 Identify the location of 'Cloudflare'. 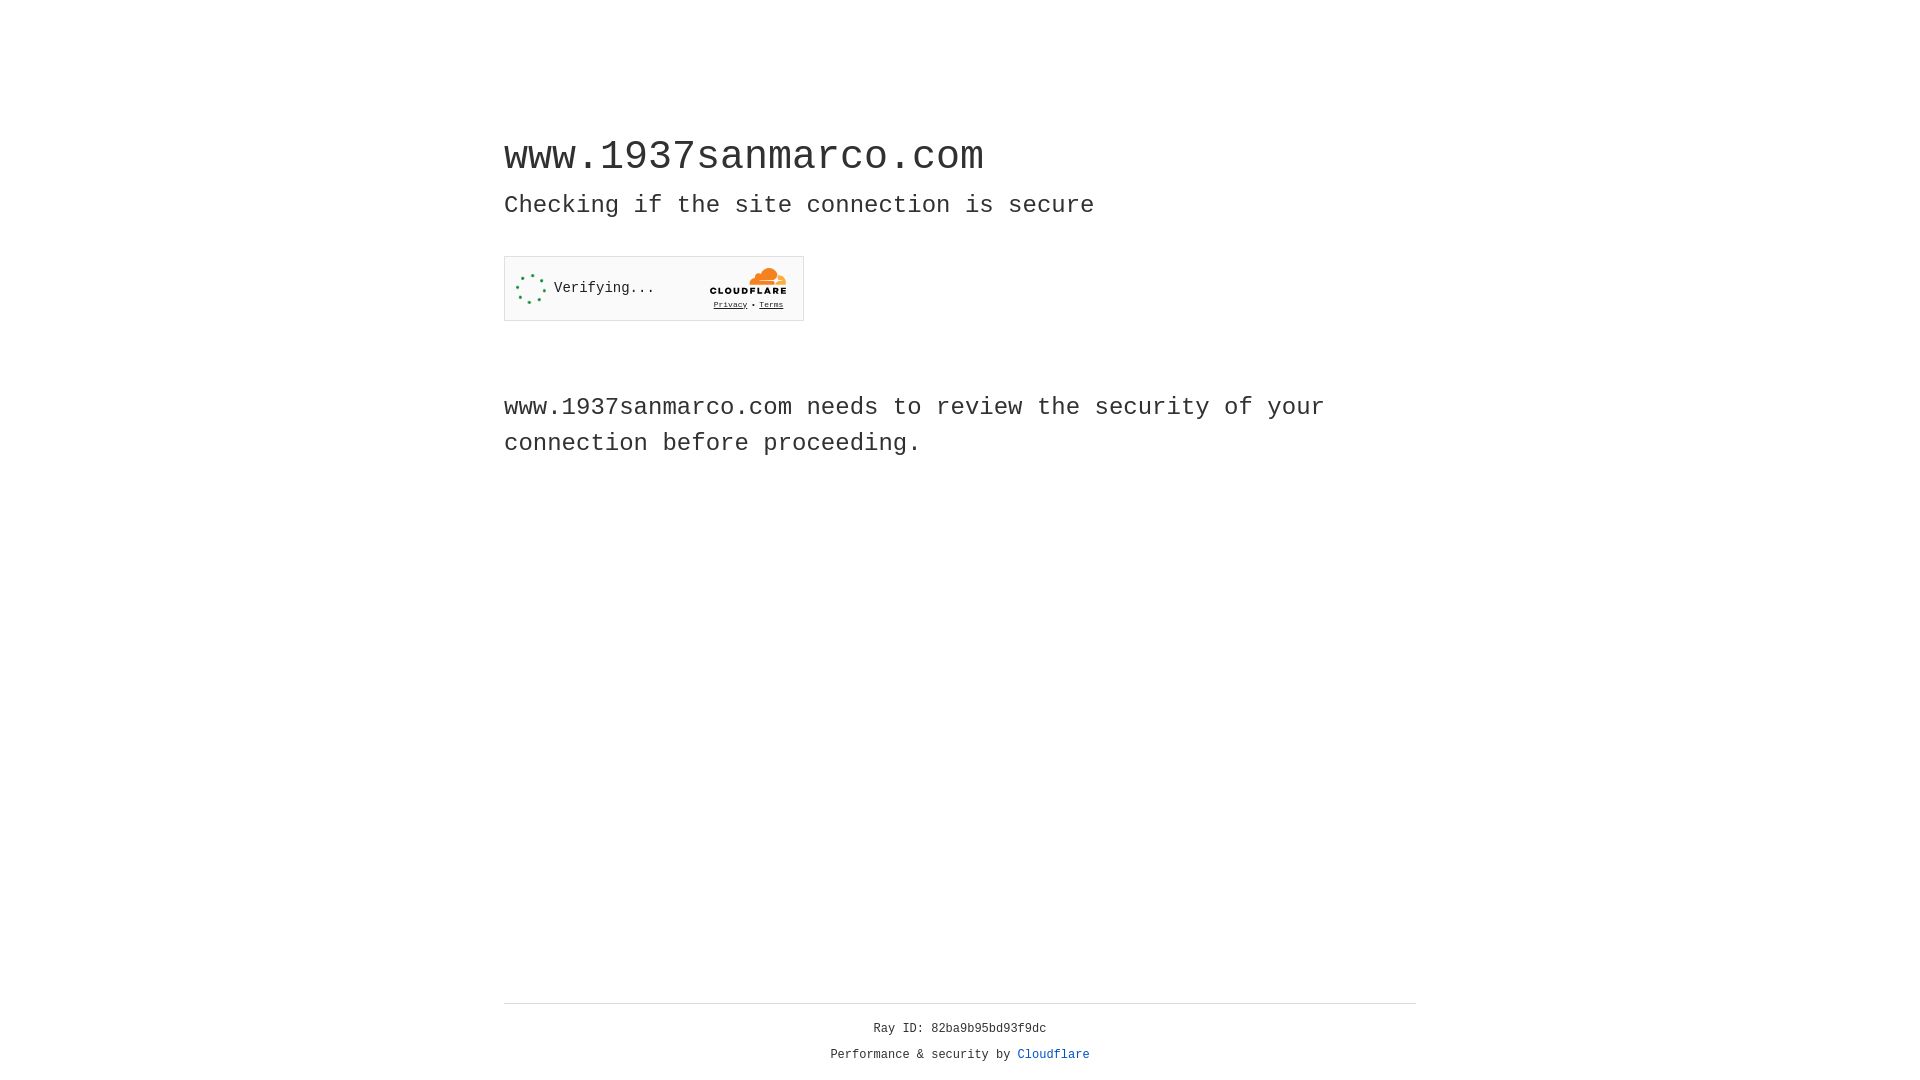
(1053, 1054).